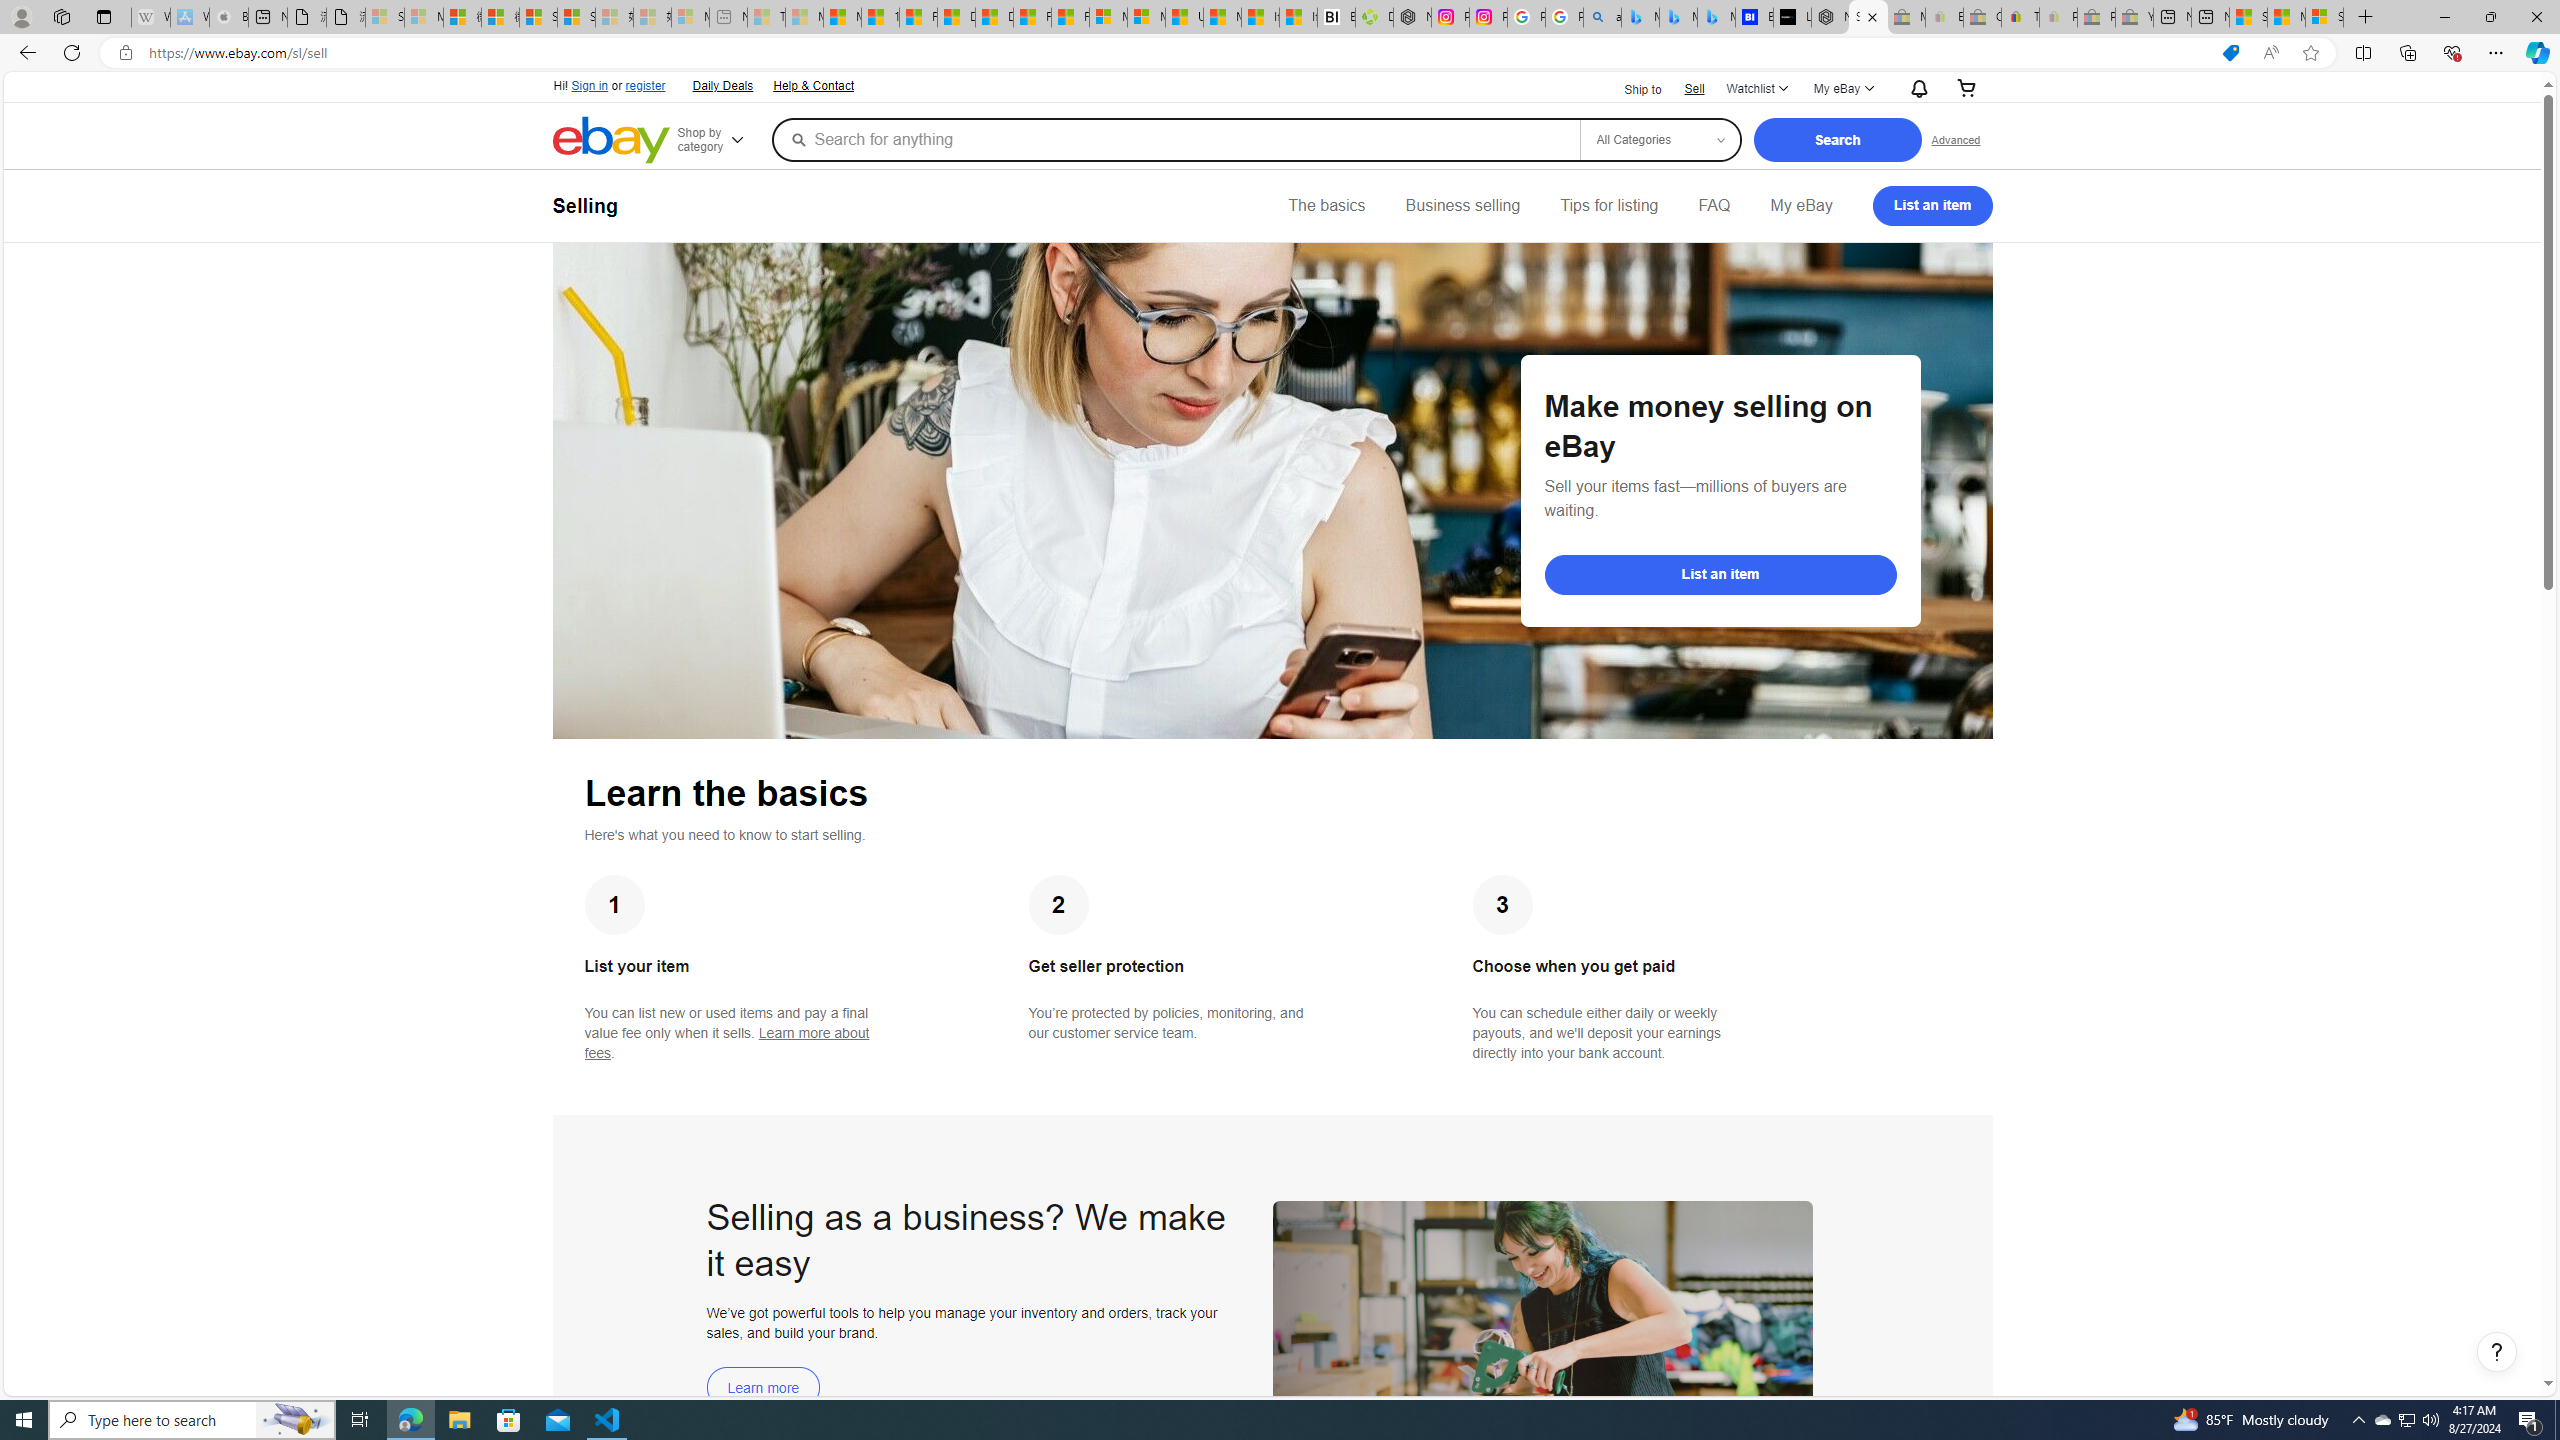  Describe the element at coordinates (383, 16) in the screenshot. I see `'Sign in to your Microsoft account - Sleeping'` at that location.